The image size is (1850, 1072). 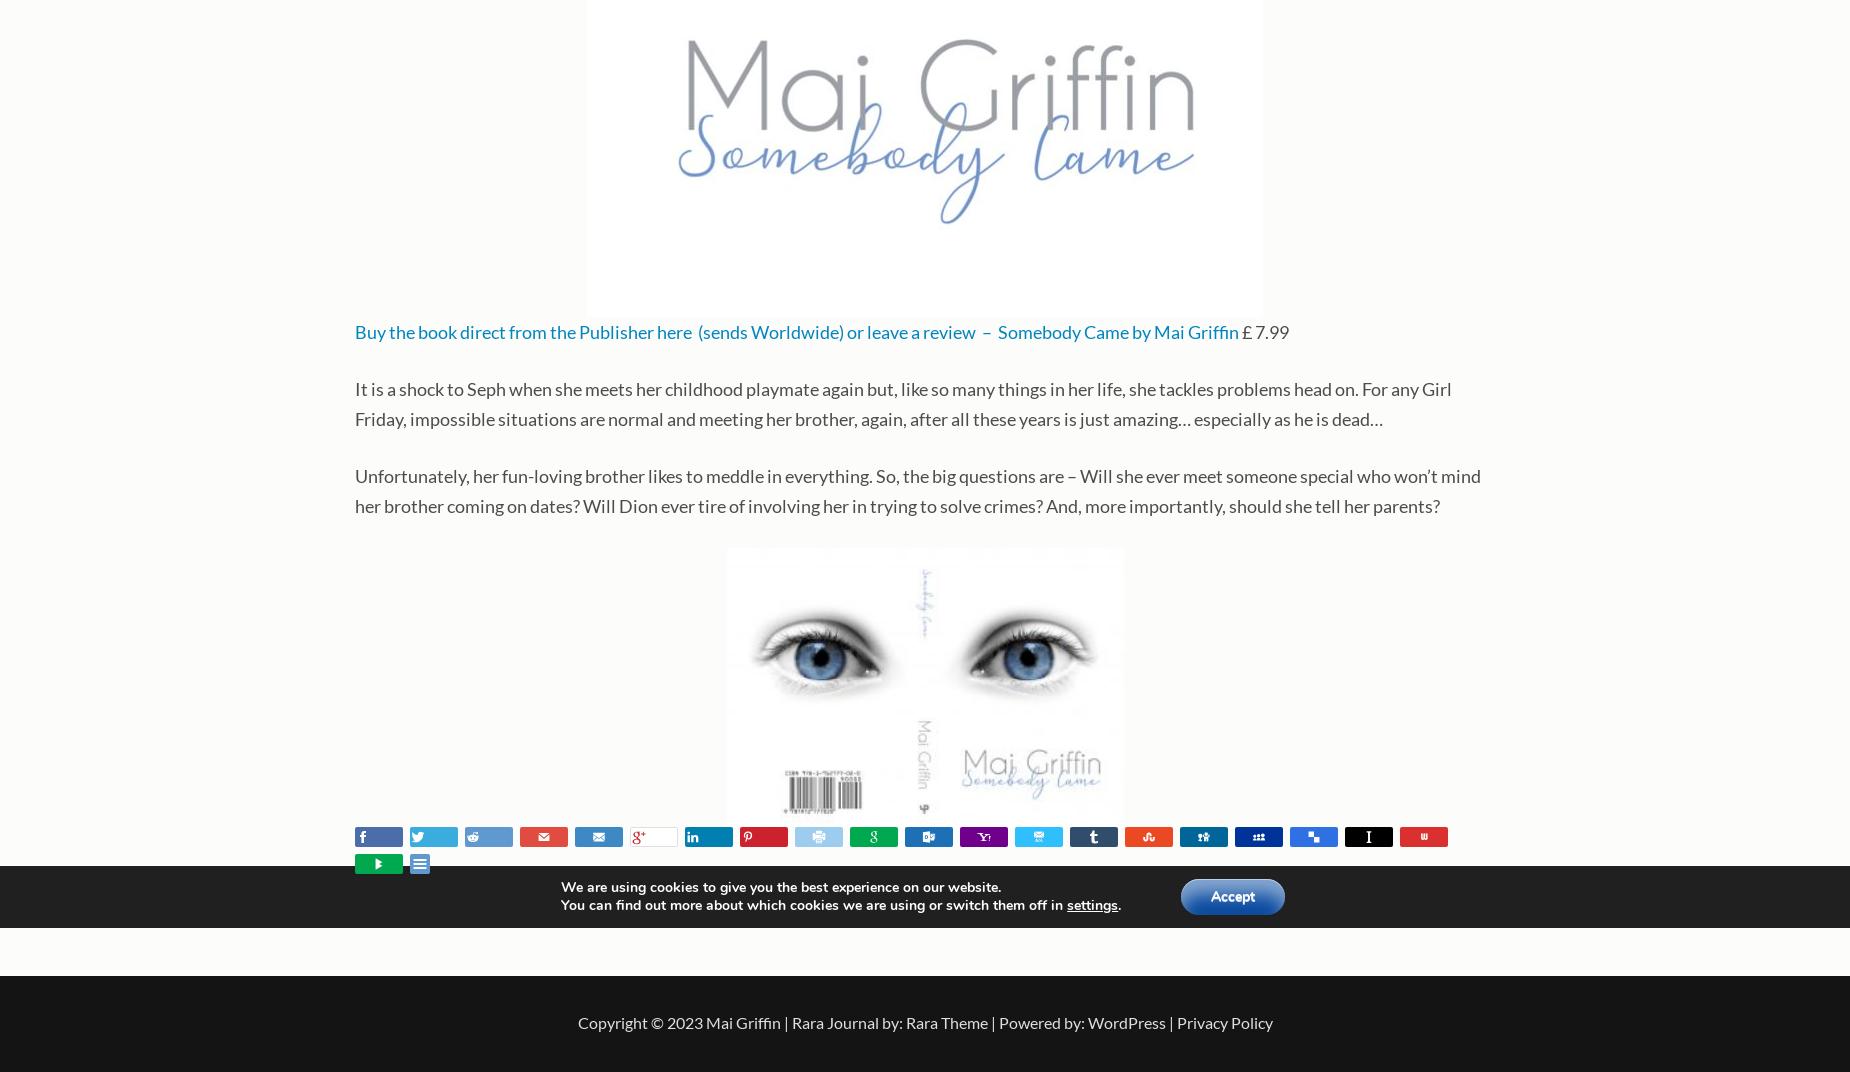 What do you see at coordinates (1222, 1022) in the screenshot?
I see `'Privacy Policy'` at bounding box center [1222, 1022].